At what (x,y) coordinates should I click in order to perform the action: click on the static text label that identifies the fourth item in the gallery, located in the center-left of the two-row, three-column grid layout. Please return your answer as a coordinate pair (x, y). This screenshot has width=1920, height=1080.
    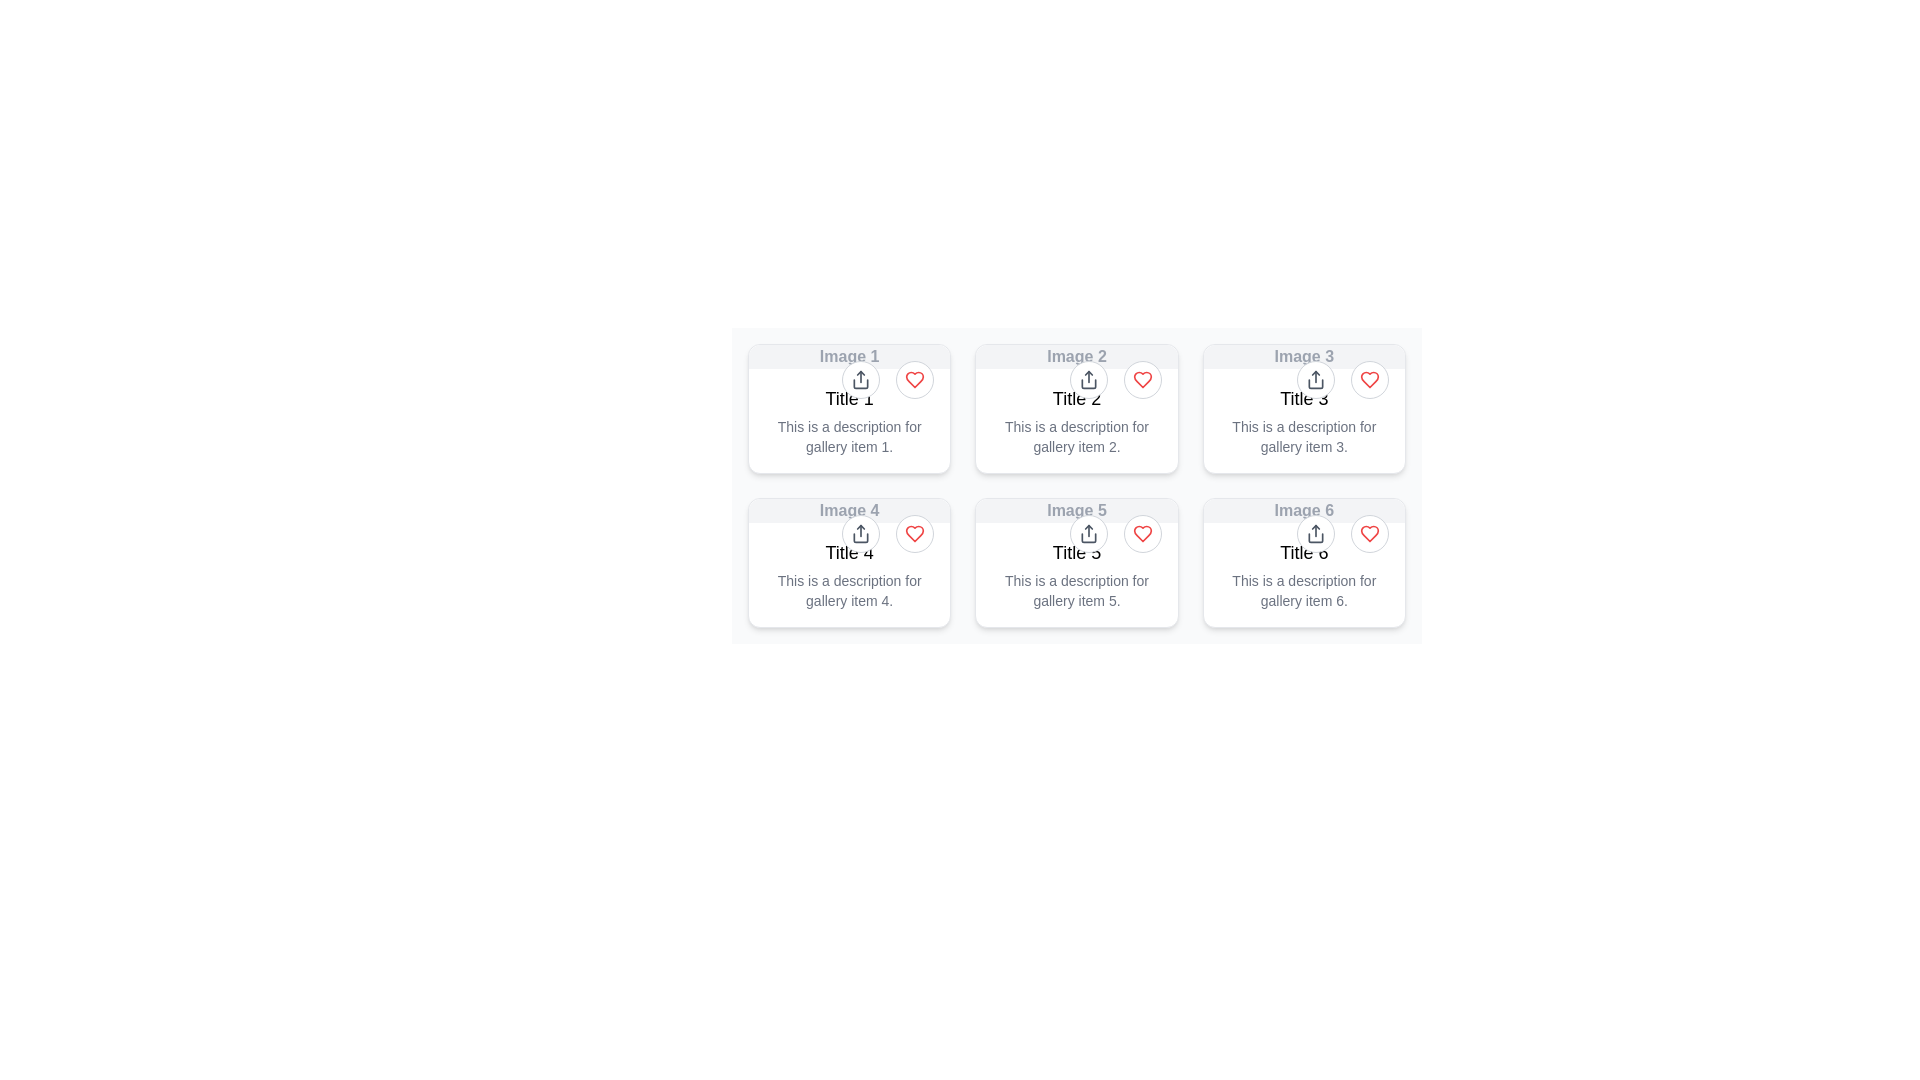
    Looking at the image, I should click on (849, 509).